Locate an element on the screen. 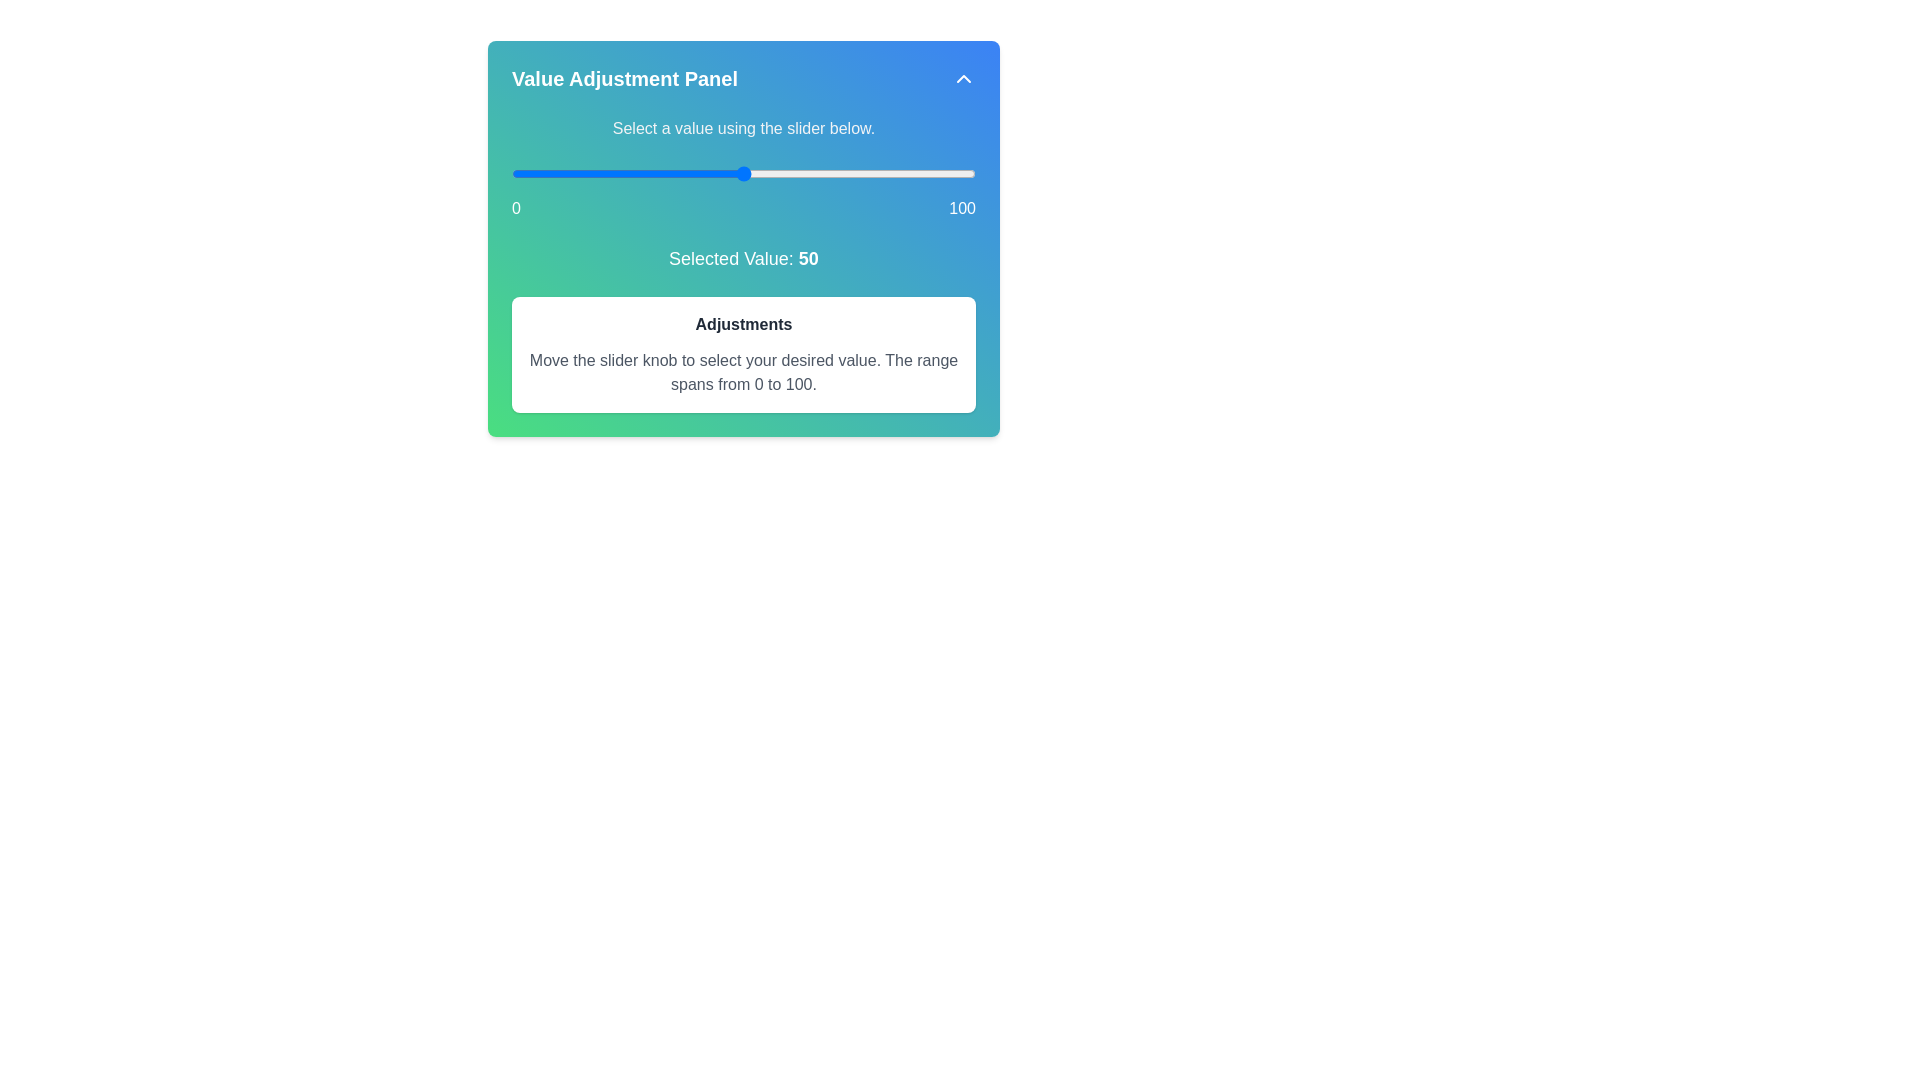 The image size is (1920, 1080). the text labels indicating the minimum and maximum values (0 and 100) of the slider range, positioned directly below the slider track in the Value Adjustment Panel is located at coordinates (743, 208).